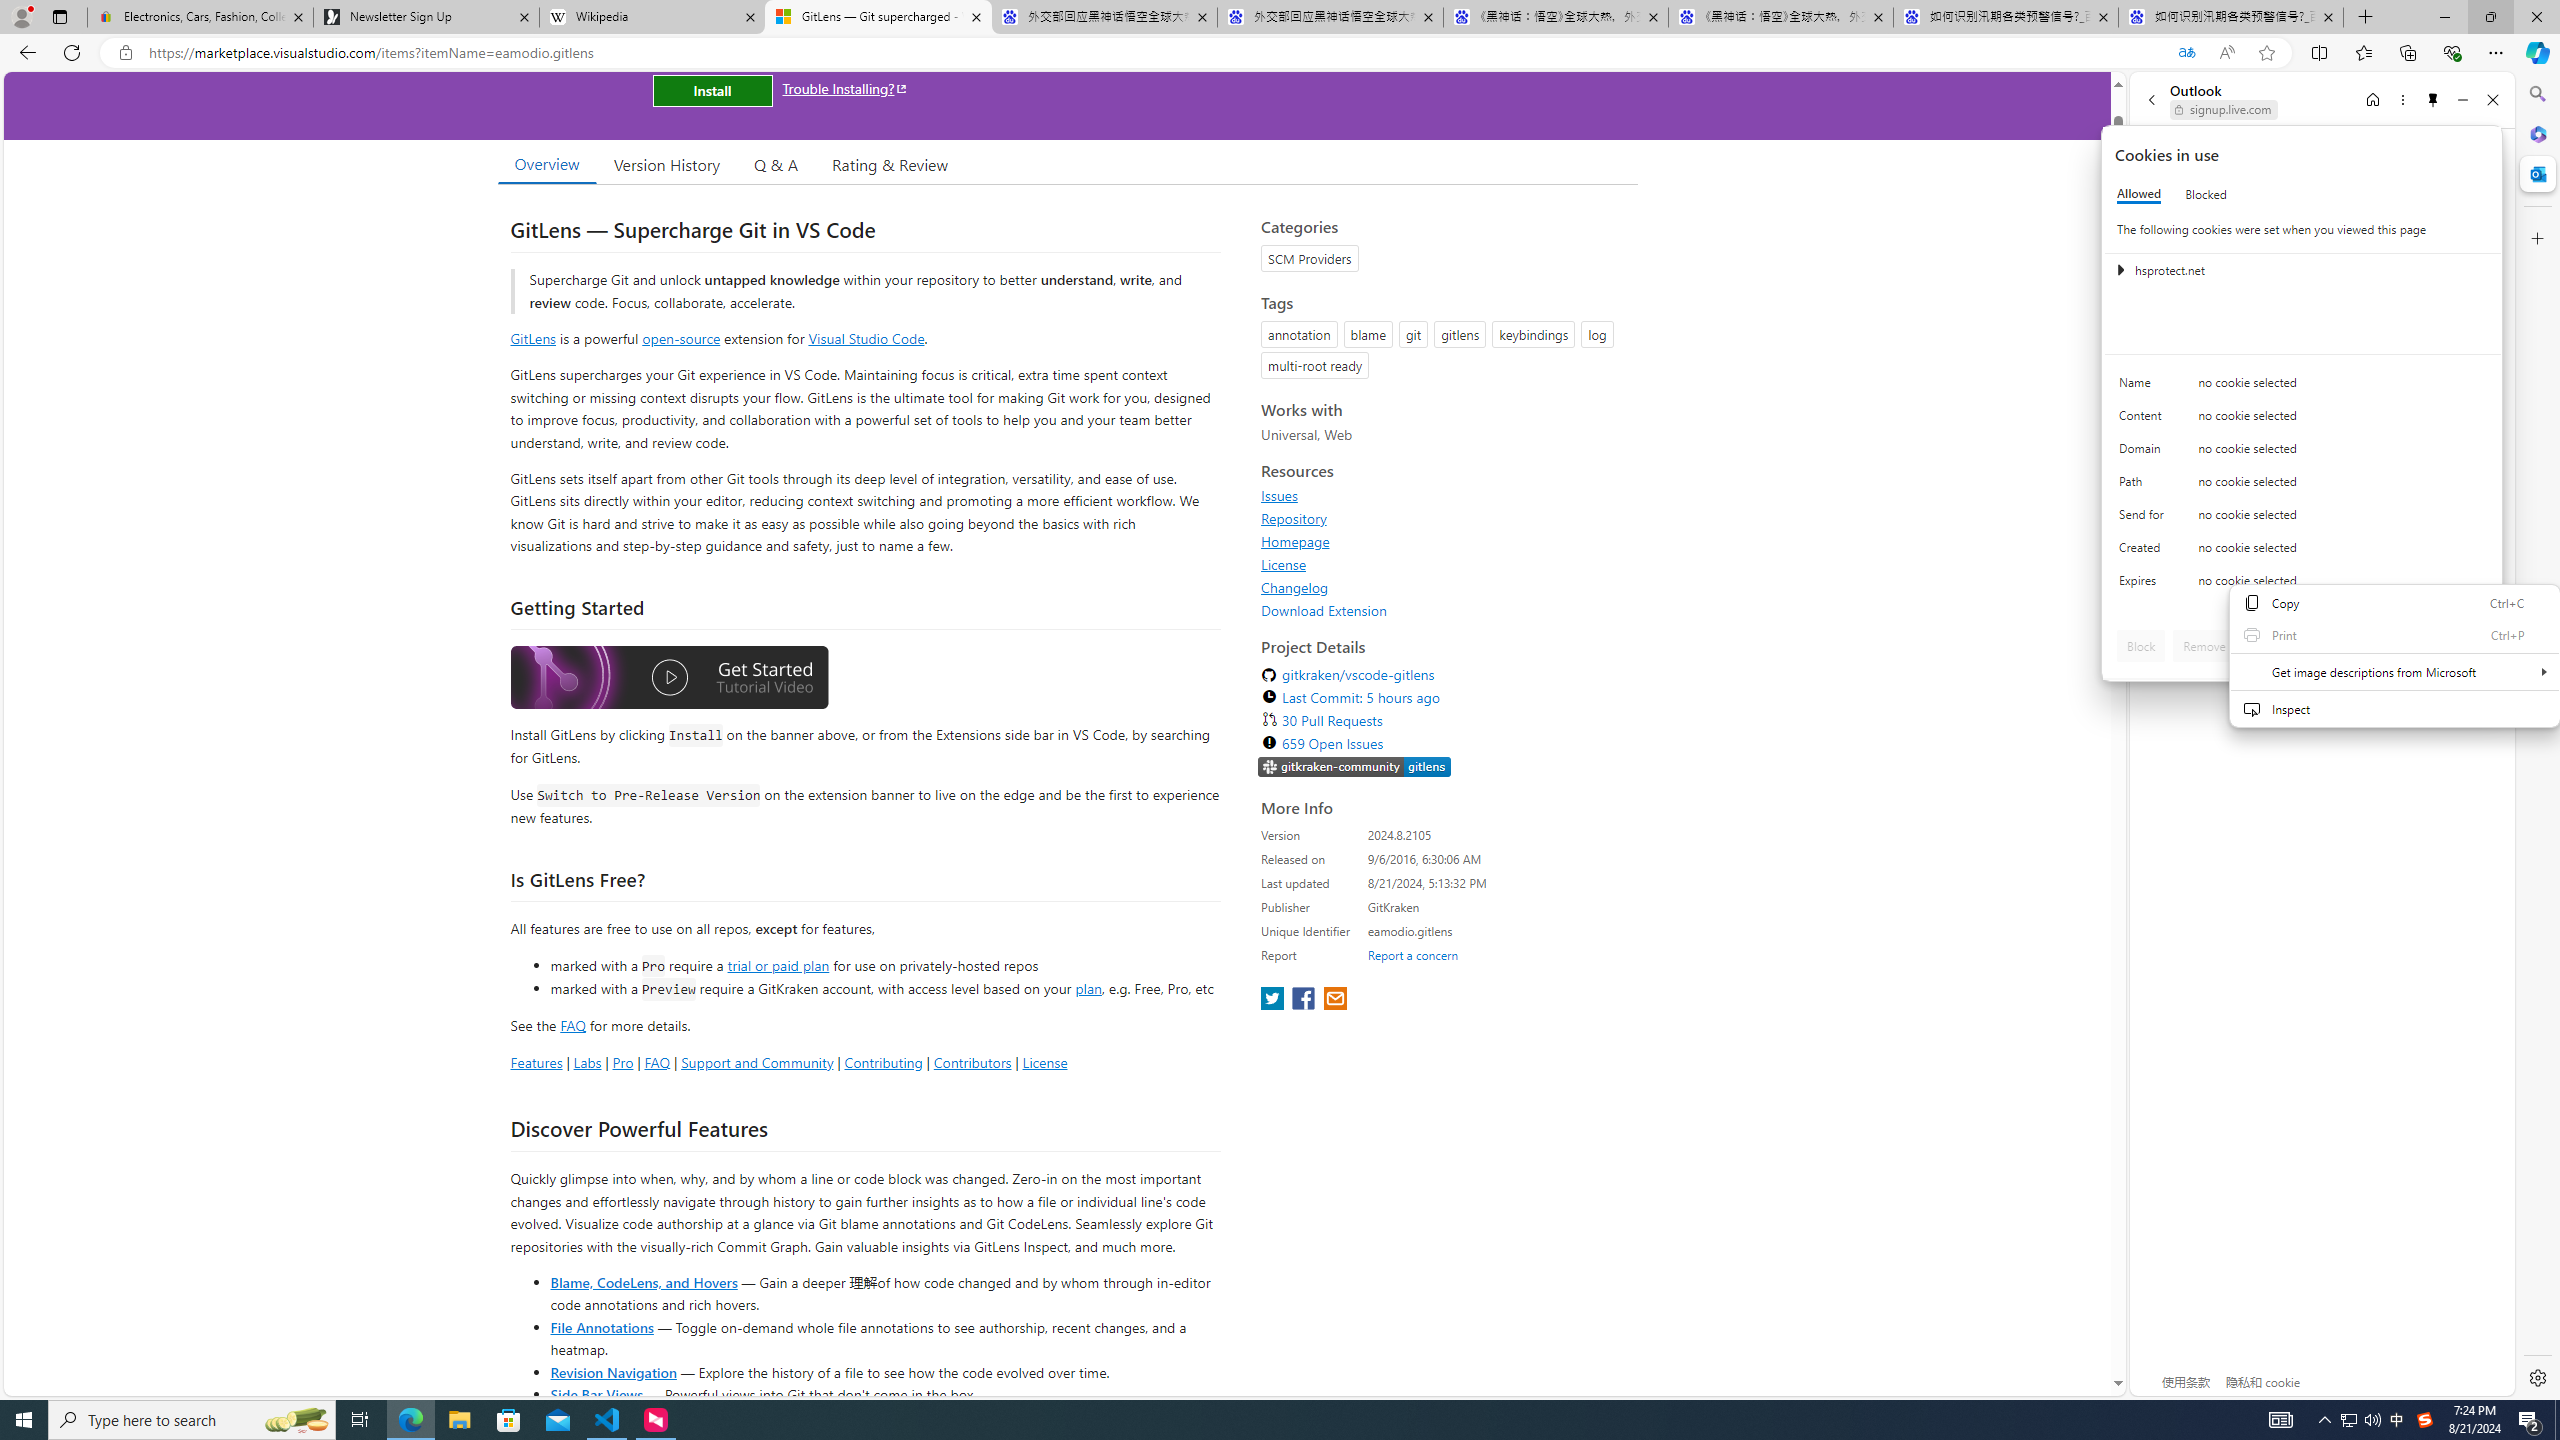  What do you see at coordinates (2144, 518) in the screenshot?
I see `'Send for'` at bounding box center [2144, 518].